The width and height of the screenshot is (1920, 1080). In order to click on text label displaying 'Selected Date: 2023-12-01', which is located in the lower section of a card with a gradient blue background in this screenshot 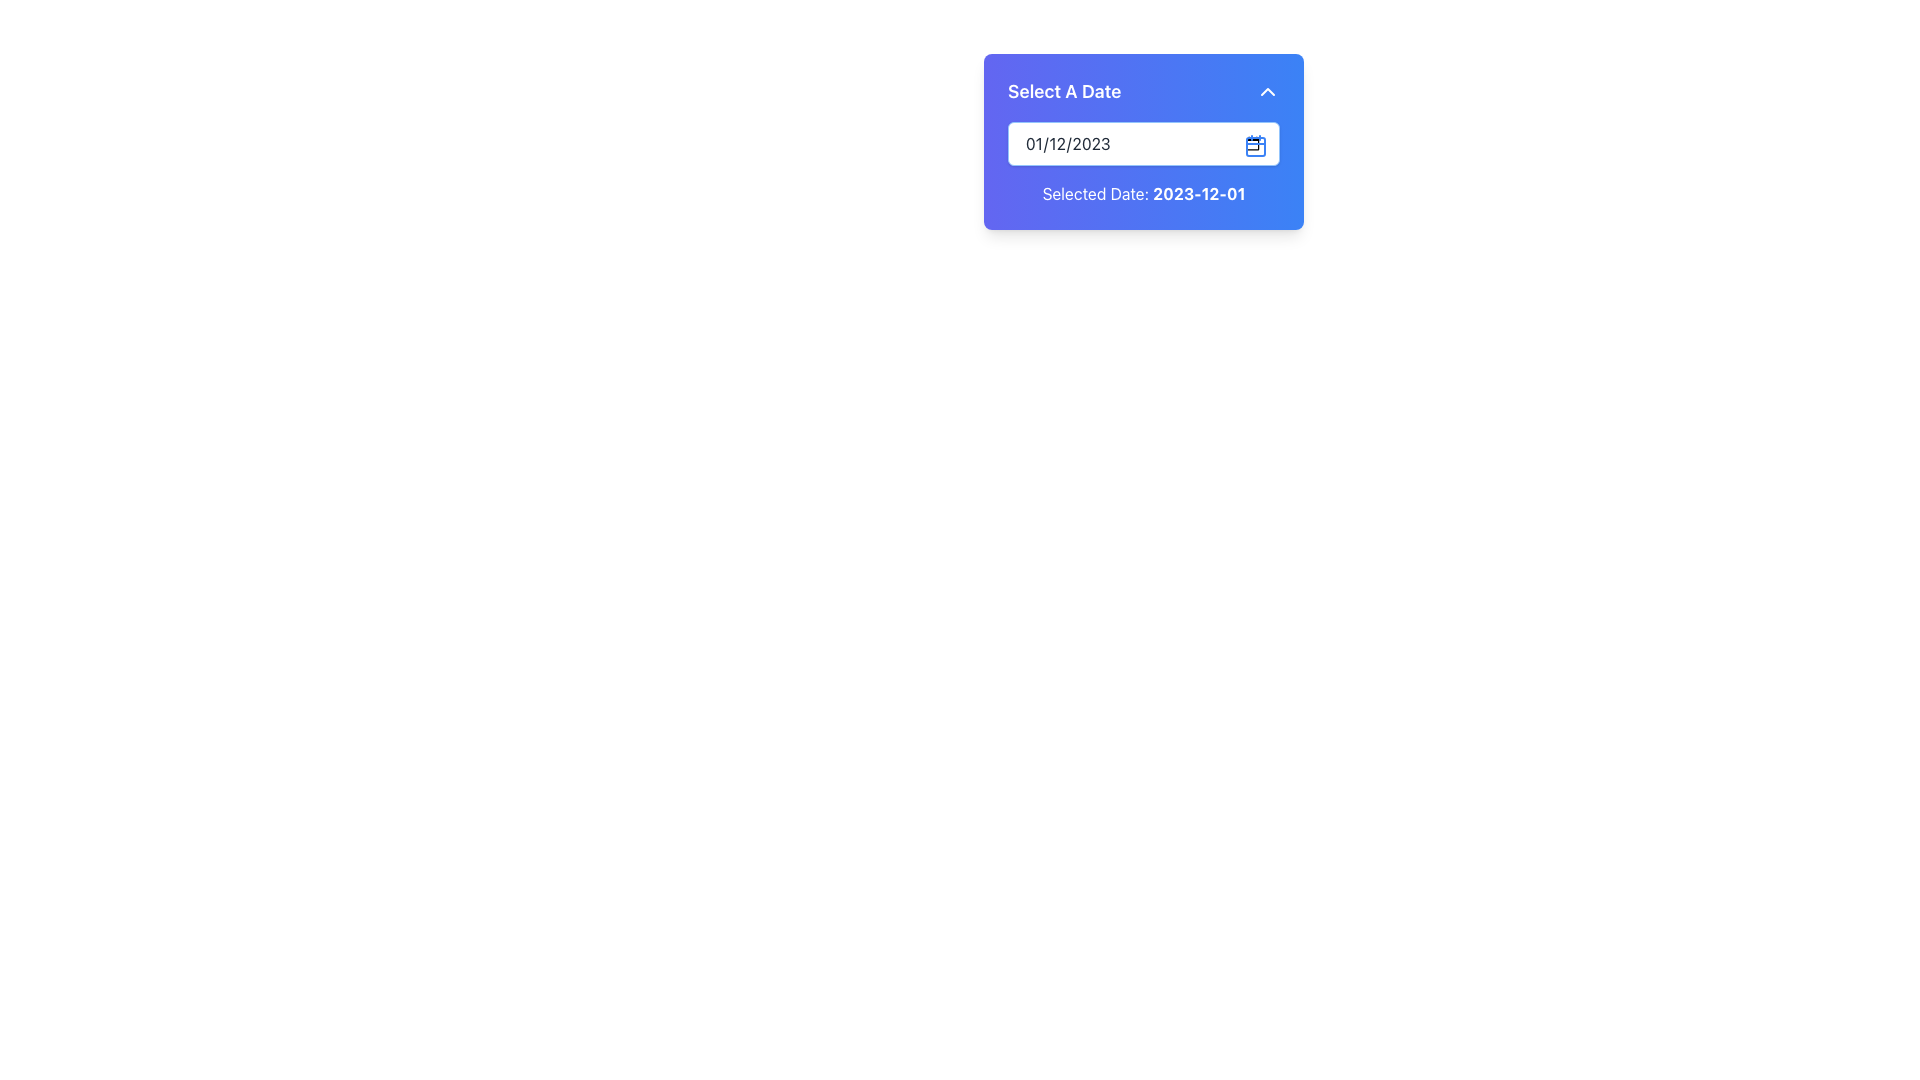, I will do `click(1143, 193)`.